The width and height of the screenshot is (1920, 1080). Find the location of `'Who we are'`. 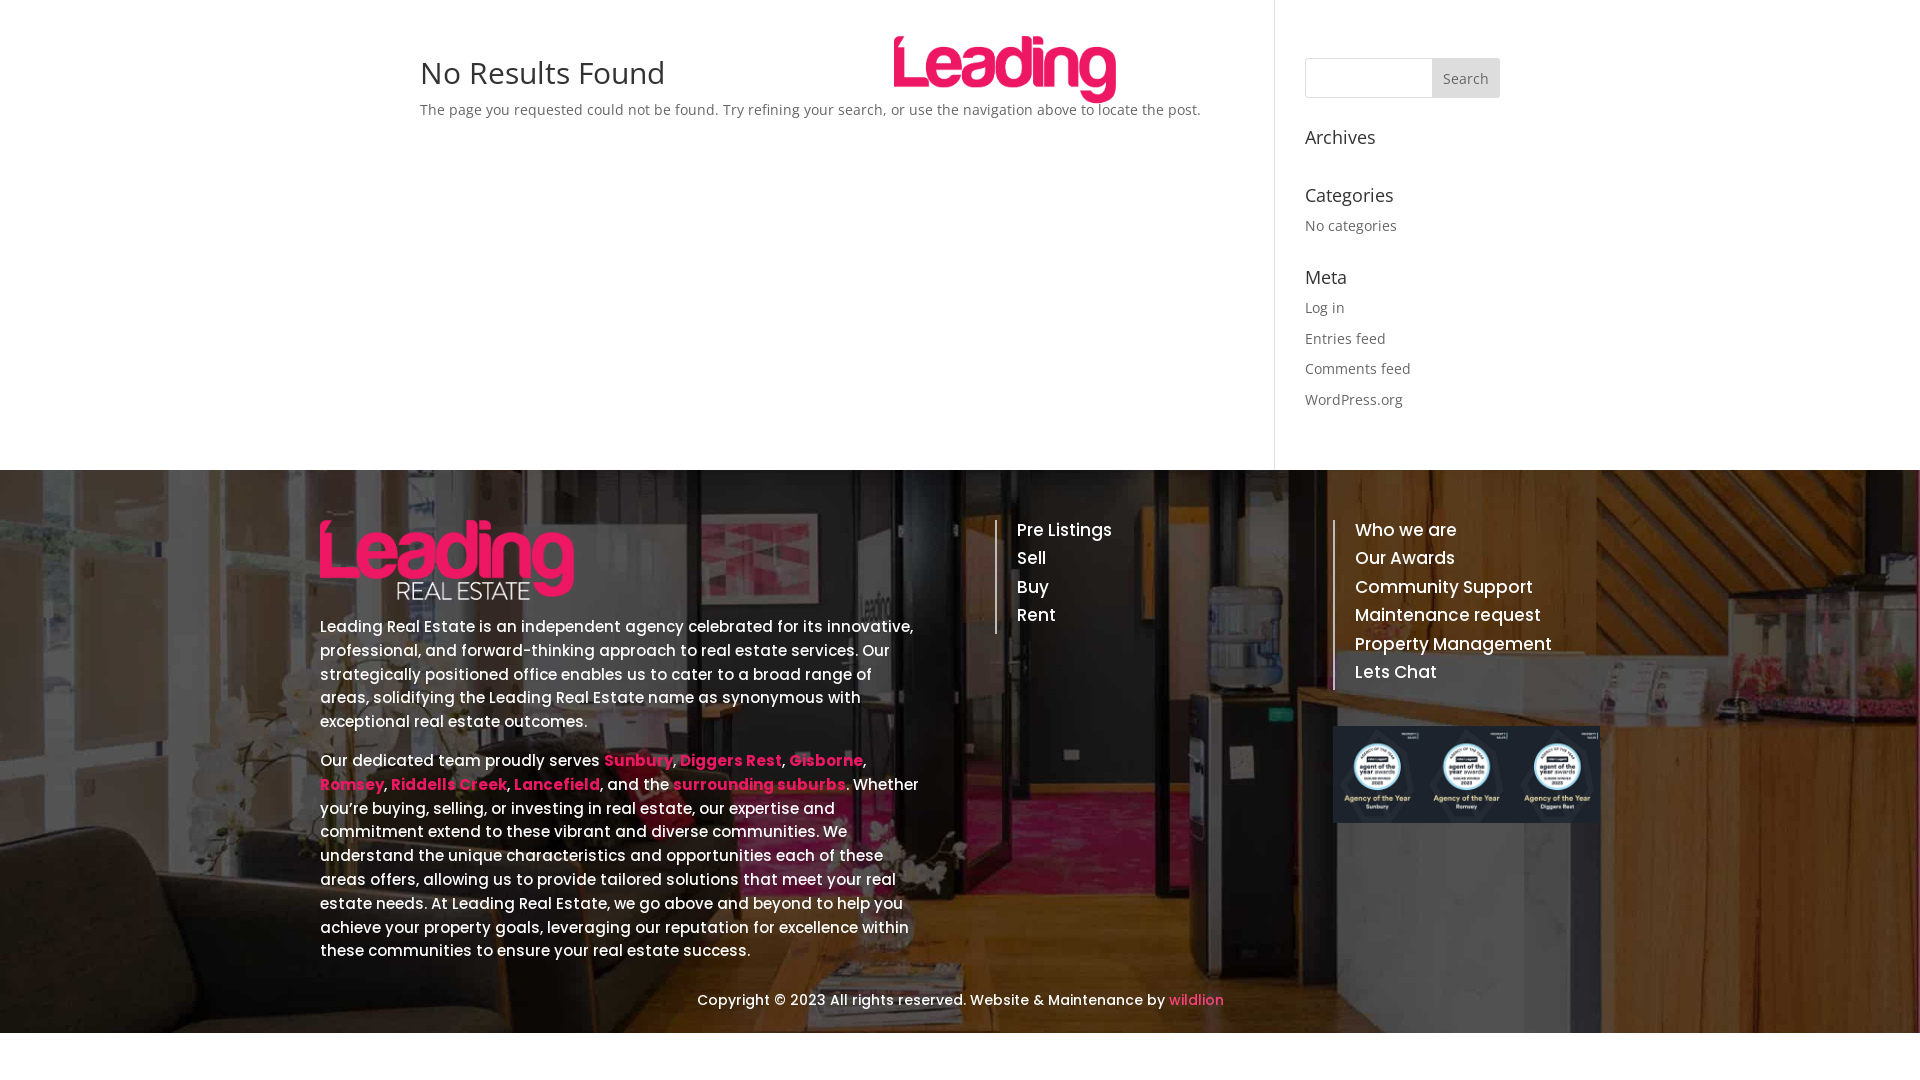

'Who we are' is located at coordinates (1466, 532).